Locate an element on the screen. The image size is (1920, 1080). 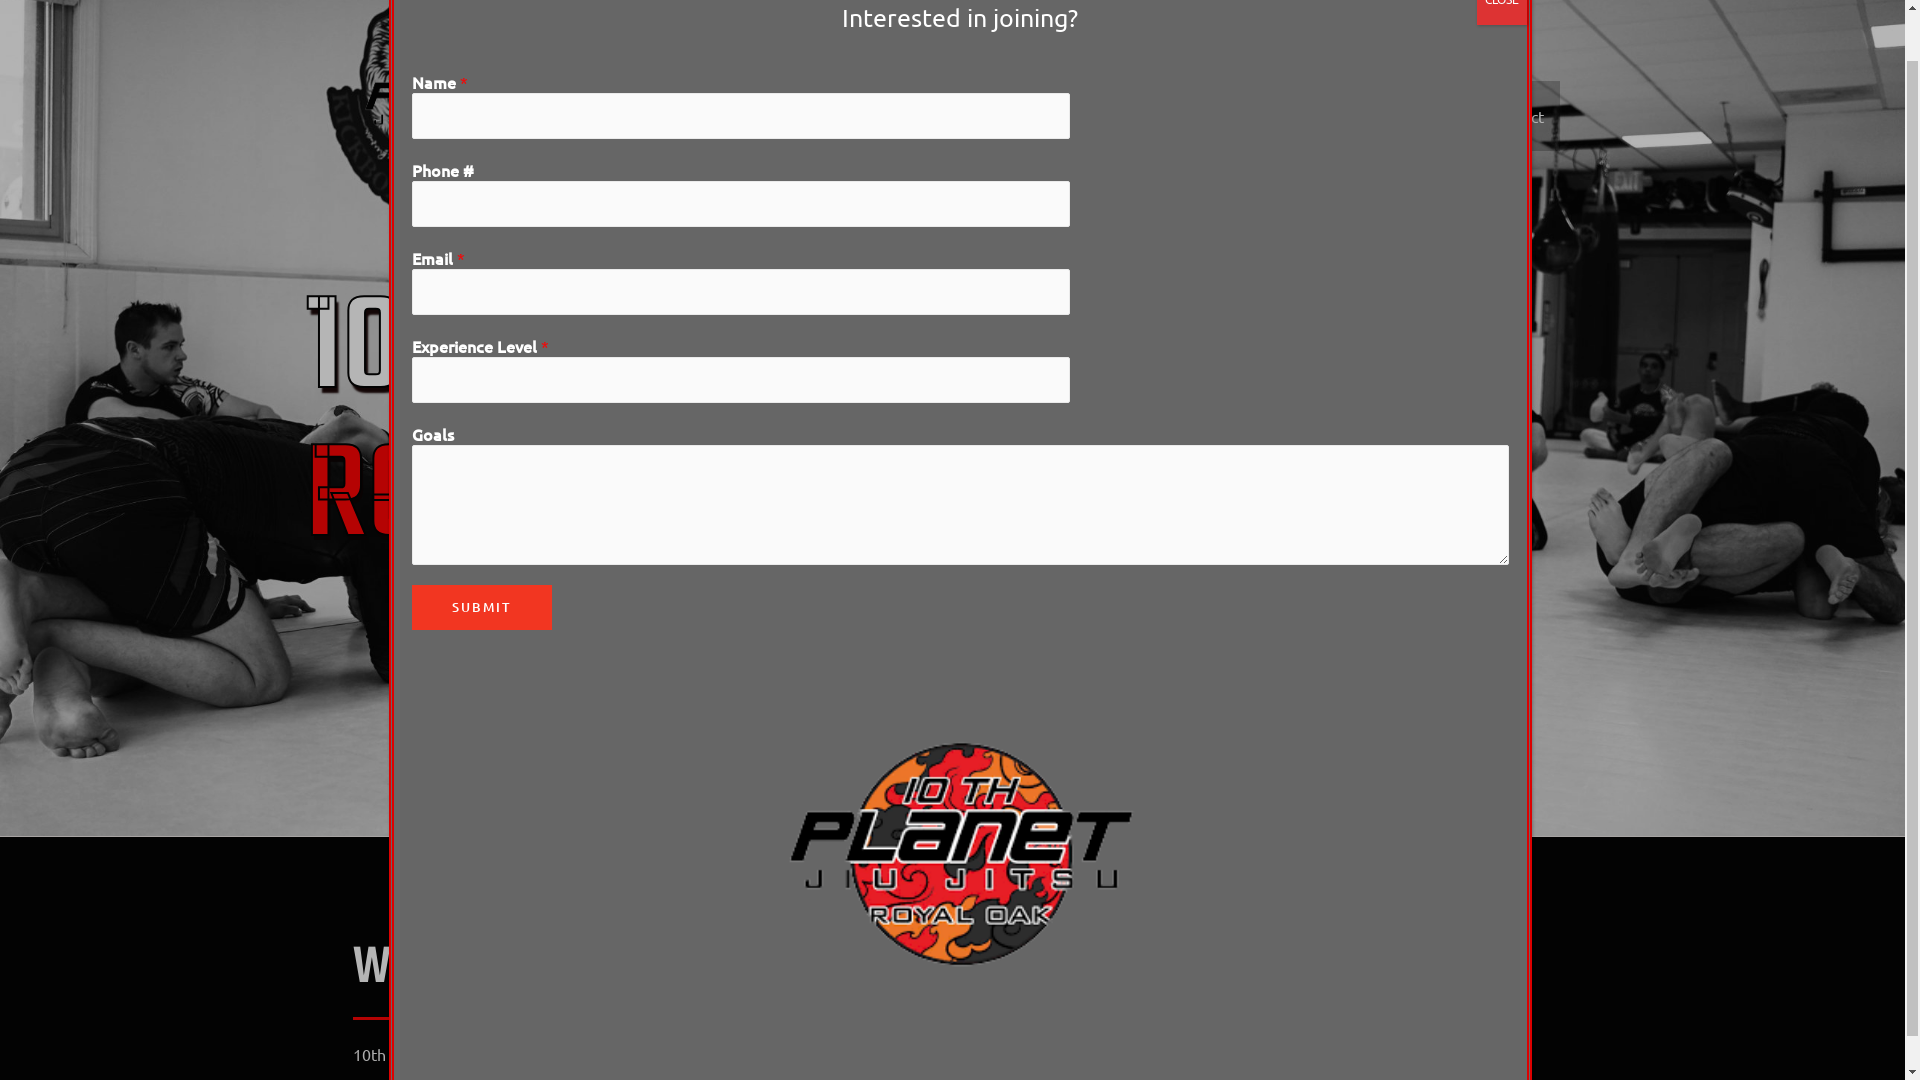
'Contact' is located at coordinates (1516, 115).